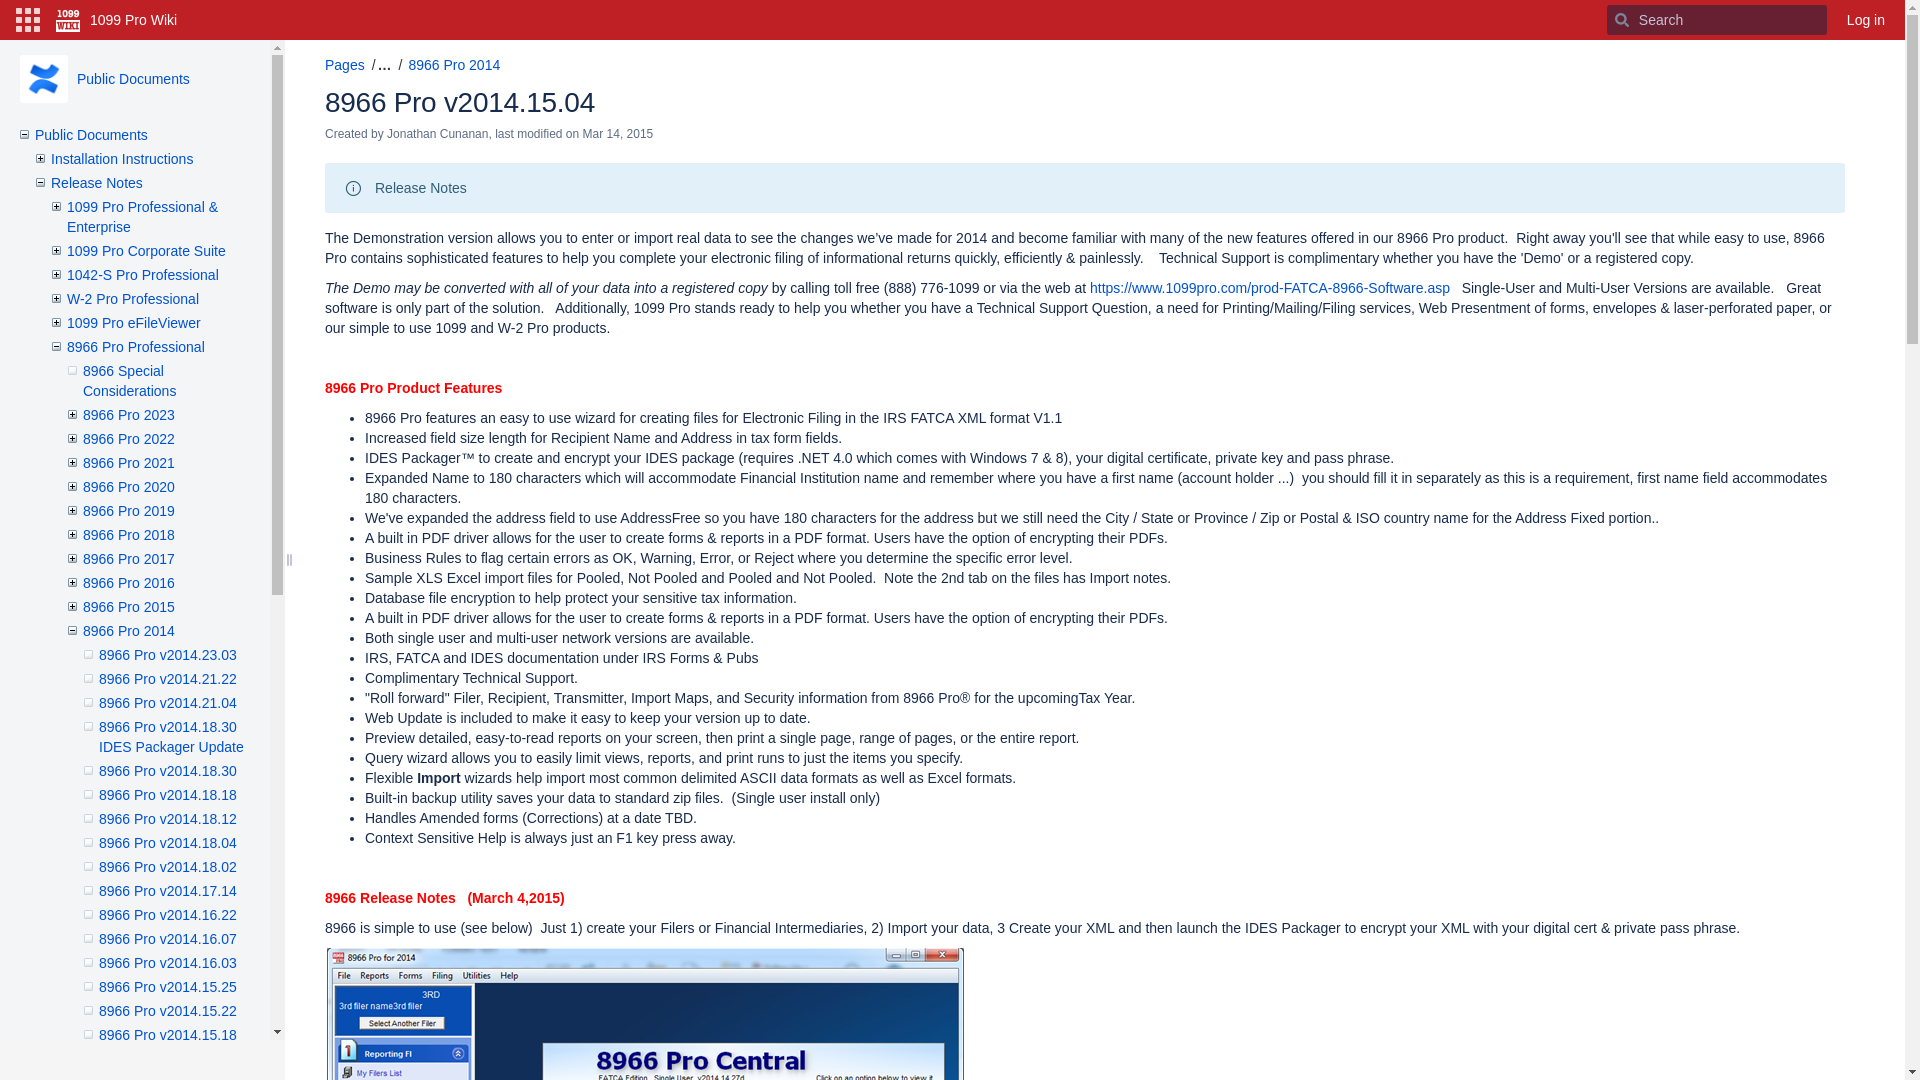 Image resolution: width=1920 pixels, height=1080 pixels. What do you see at coordinates (168, 818) in the screenshot?
I see `'8966 Pro v2014.18.12'` at bounding box center [168, 818].